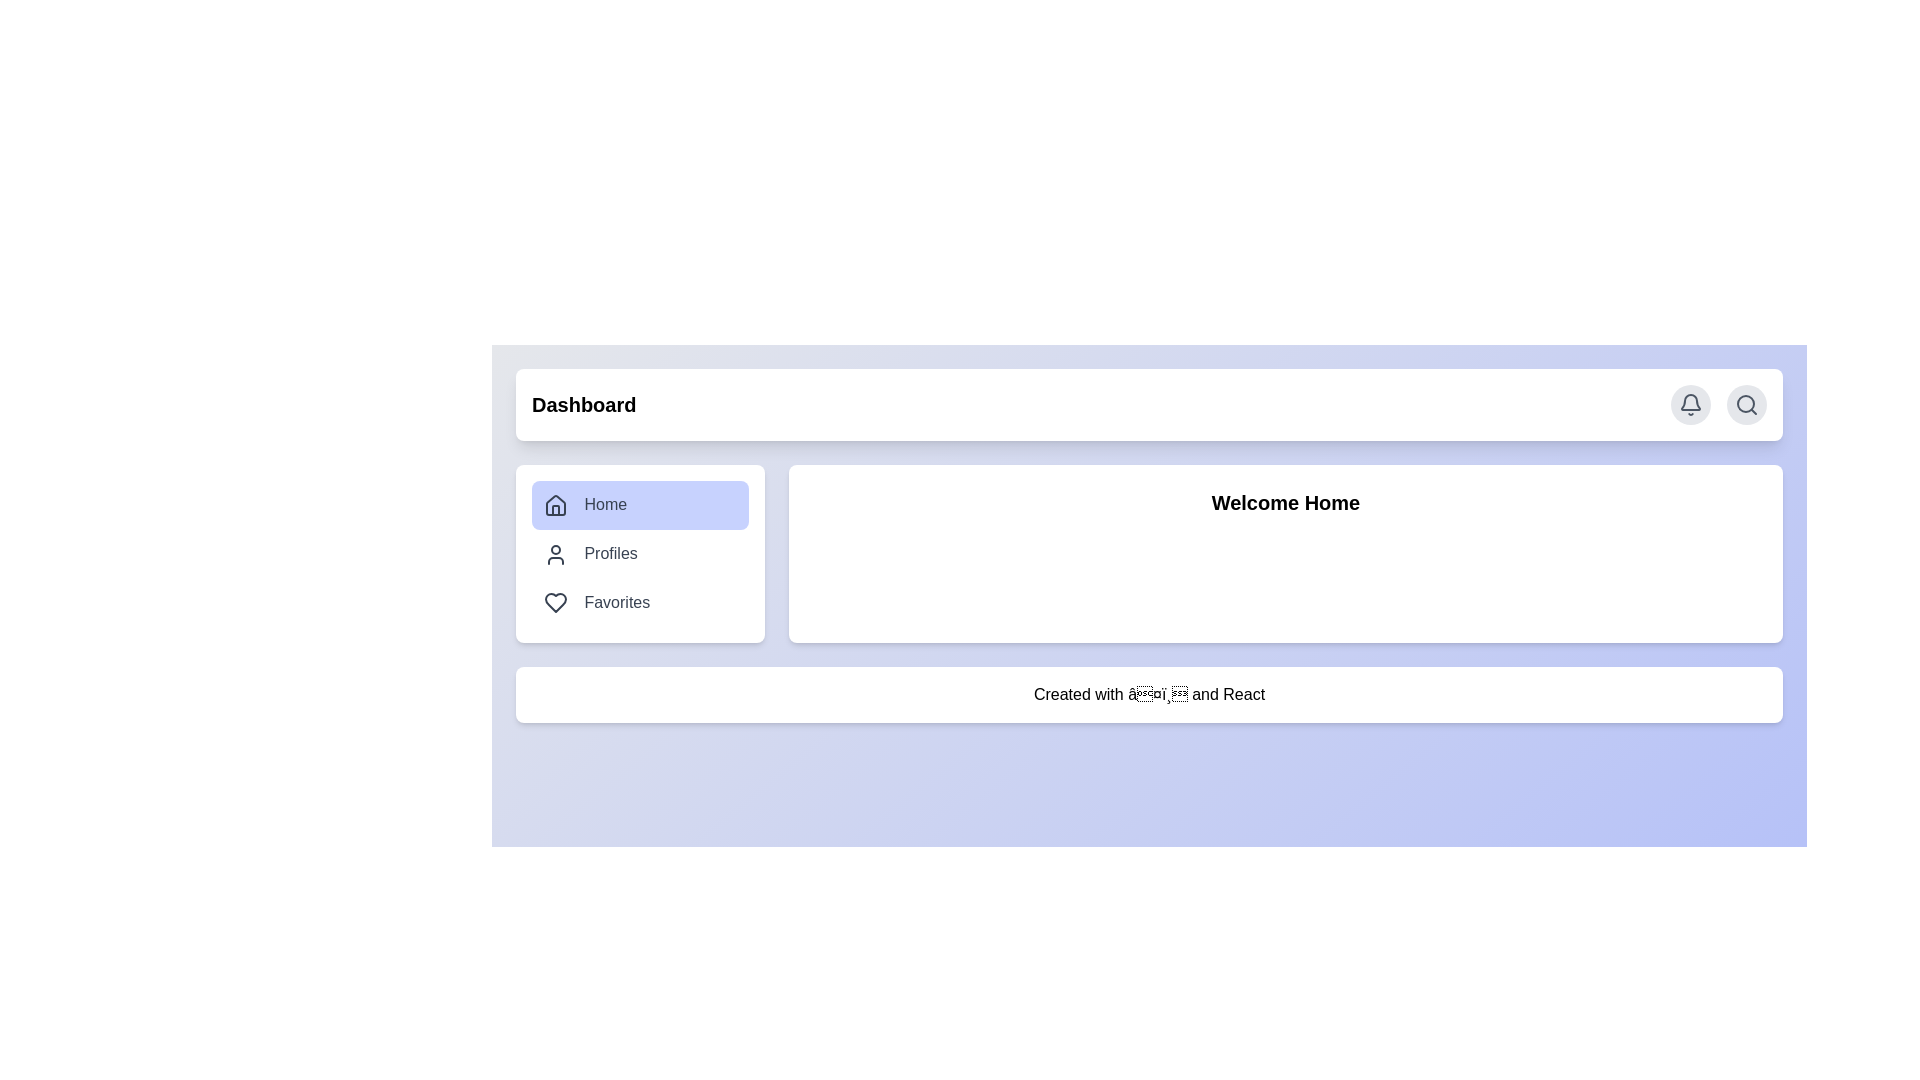 The height and width of the screenshot is (1080, 1920). Describe the element at coordinates (640, 554) in the screenshot. I see `the navigation menu entries` at that location.